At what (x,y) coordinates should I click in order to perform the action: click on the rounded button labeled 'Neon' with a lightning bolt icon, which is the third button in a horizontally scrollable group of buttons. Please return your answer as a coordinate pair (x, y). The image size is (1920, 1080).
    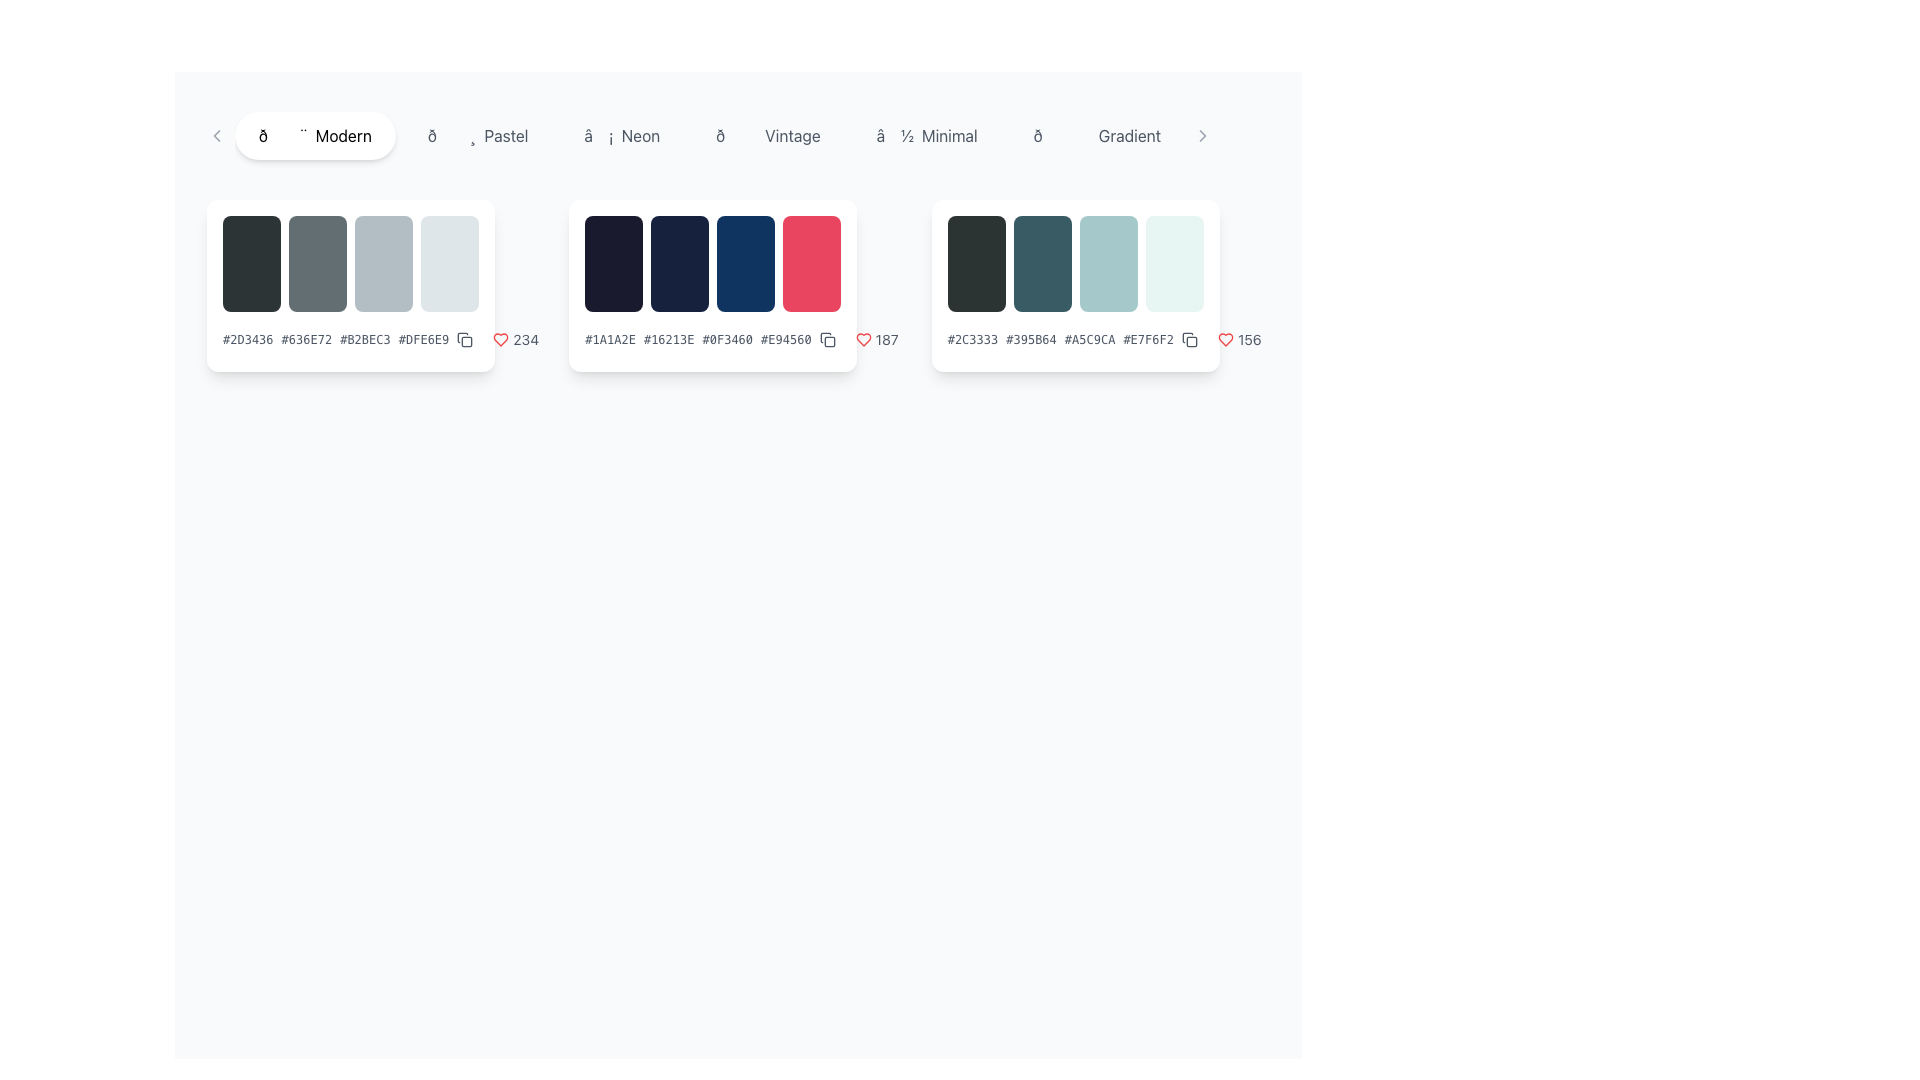
    Looking at the image, I should click on (621, 135).